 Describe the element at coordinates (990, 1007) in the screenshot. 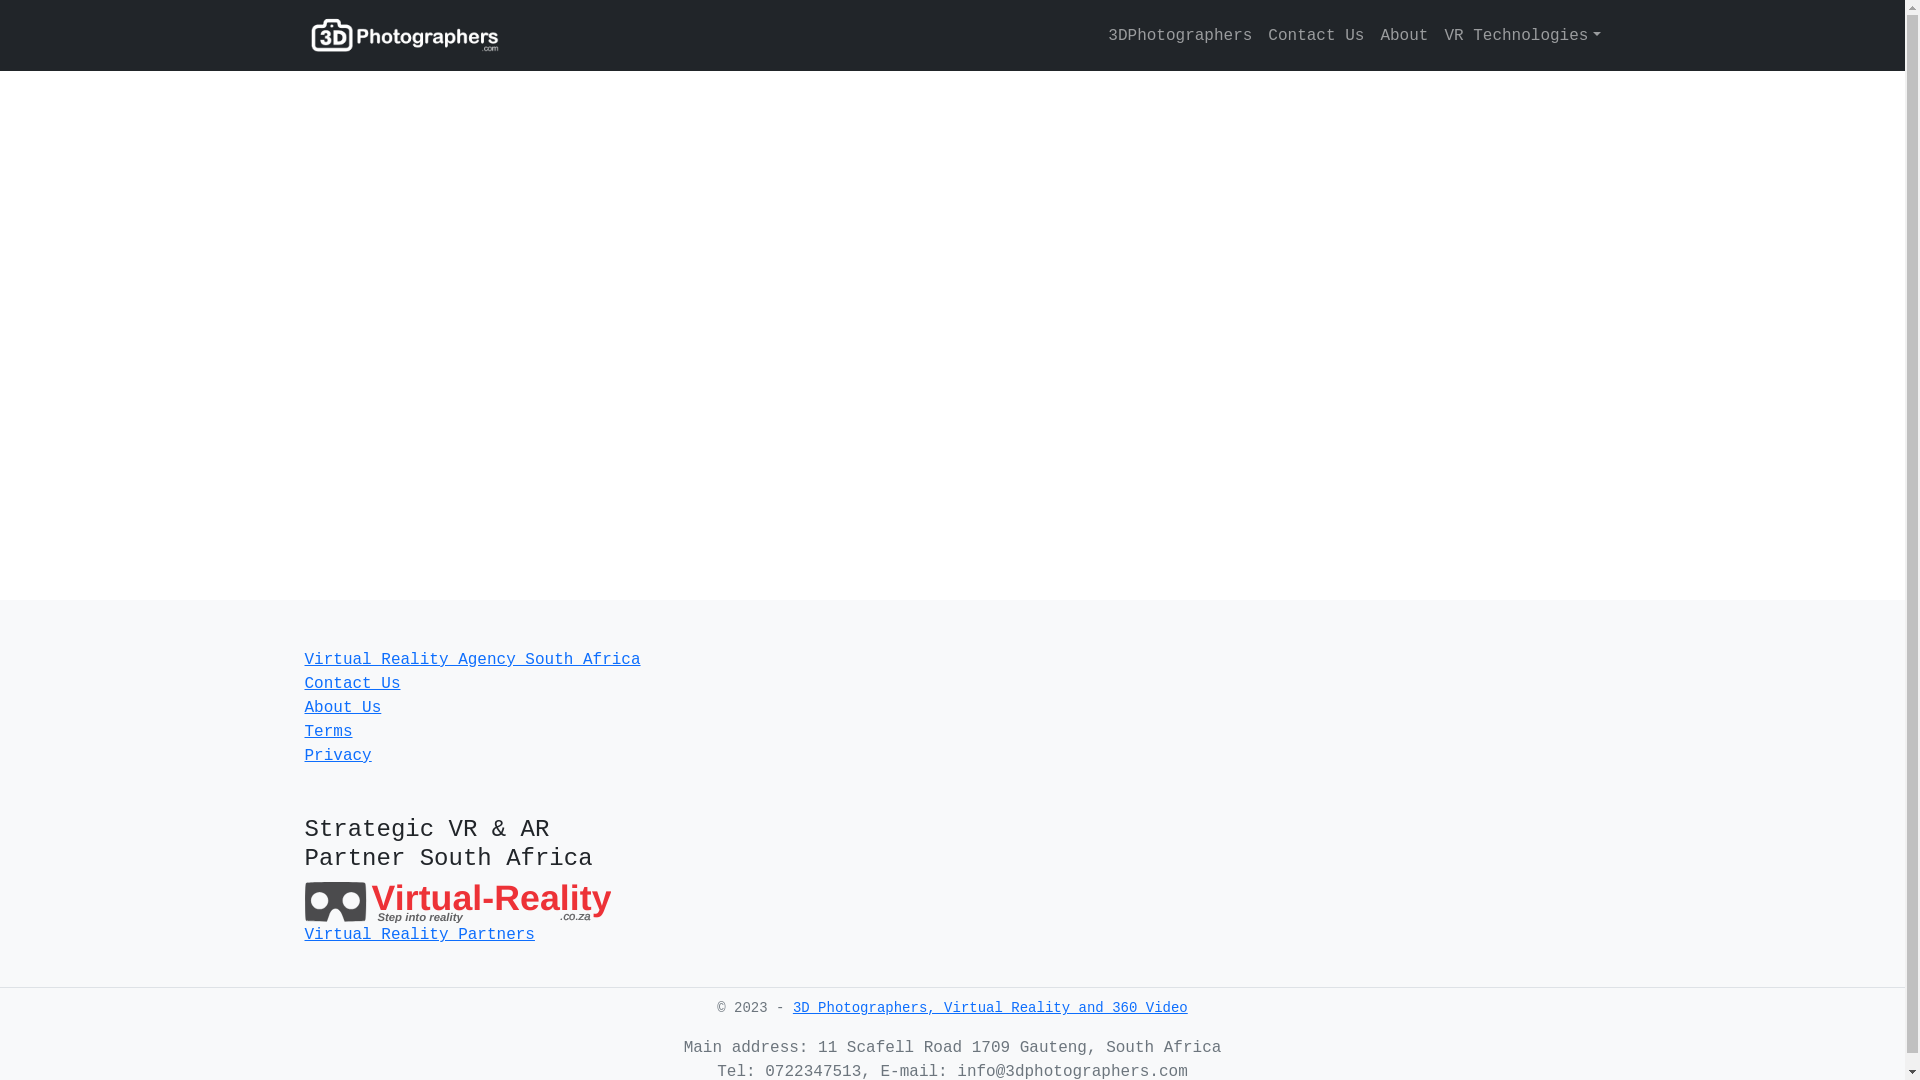

I see `'3D Photographers, Virtual Reality and 360 Video'` at that location.